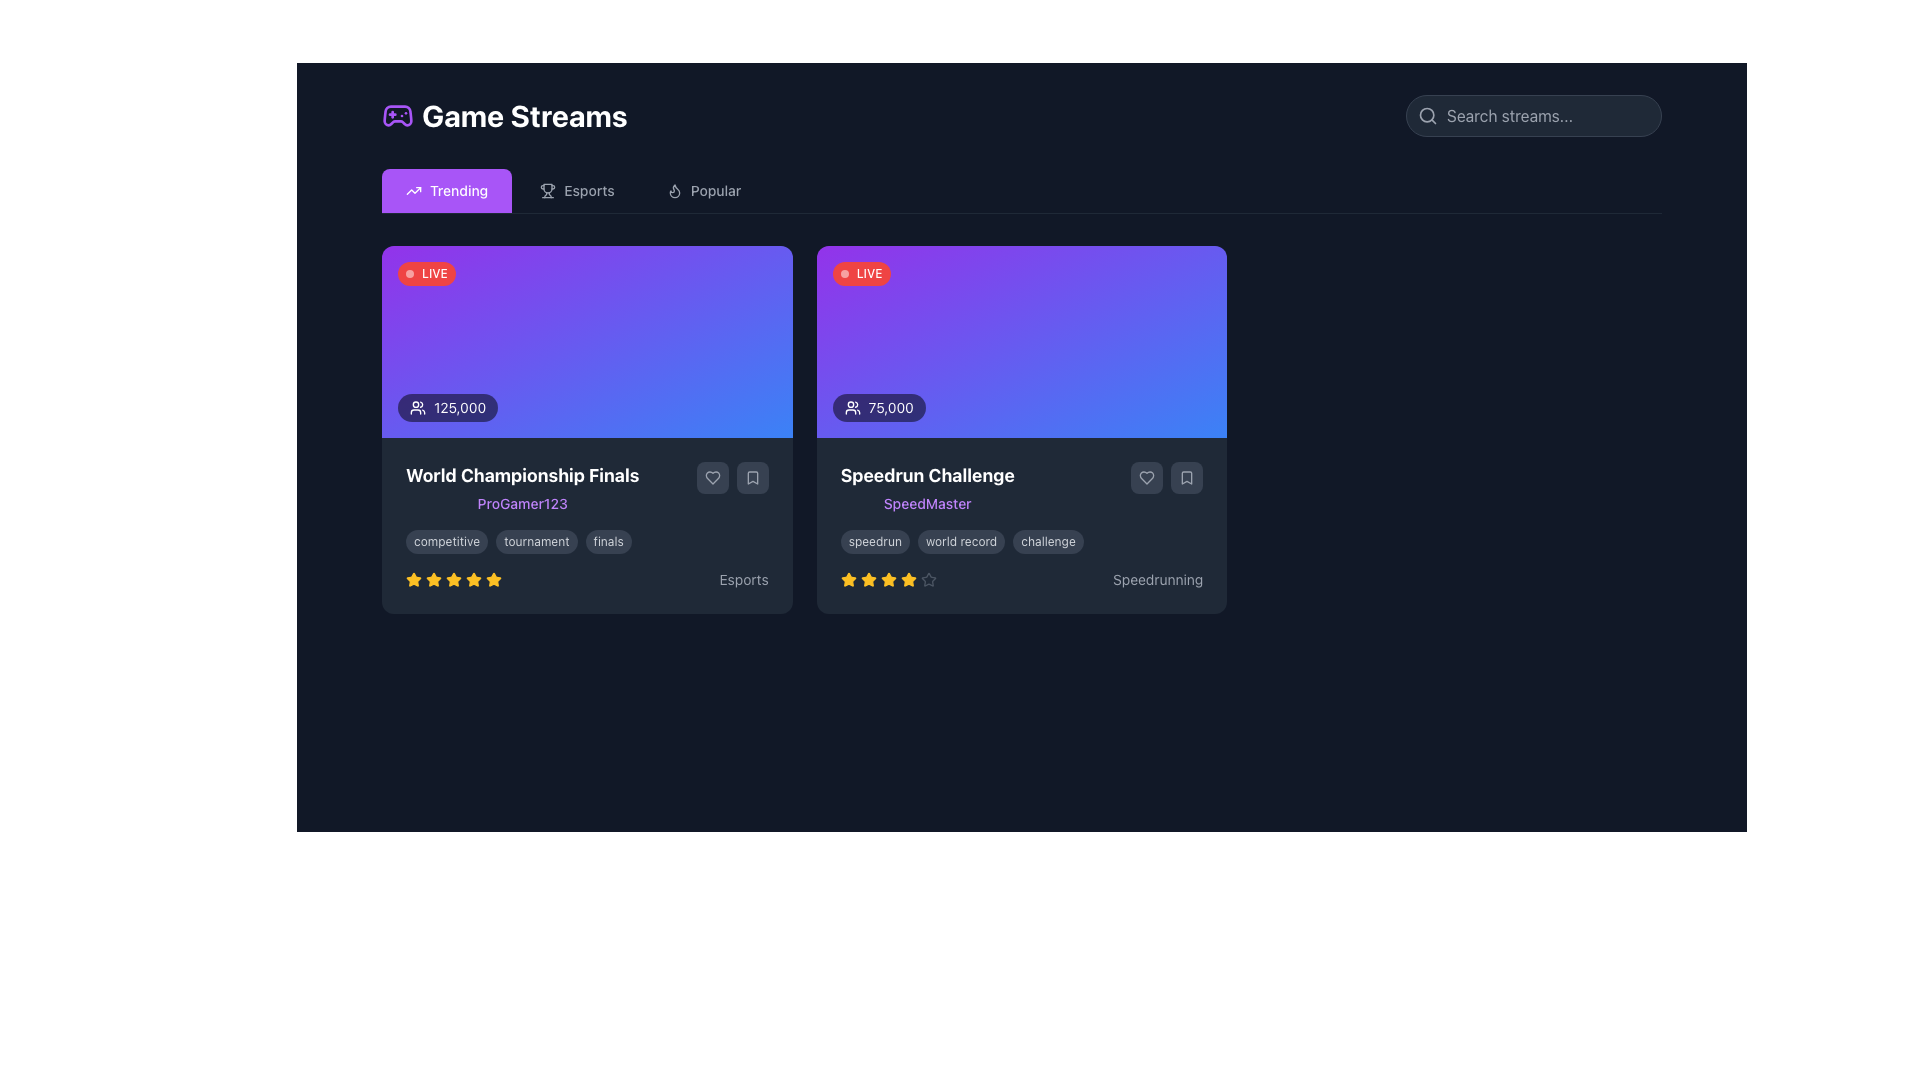 The height and width of the screenshot is (1080, 1920). Describe the element at coordinates (447, 407) in the screenshot. I see `the viewer count label located in the lower-left corner of the purple gradient card for the 'World Championship Finals' stream, situated below the 'LIVE' indicator` at that location.